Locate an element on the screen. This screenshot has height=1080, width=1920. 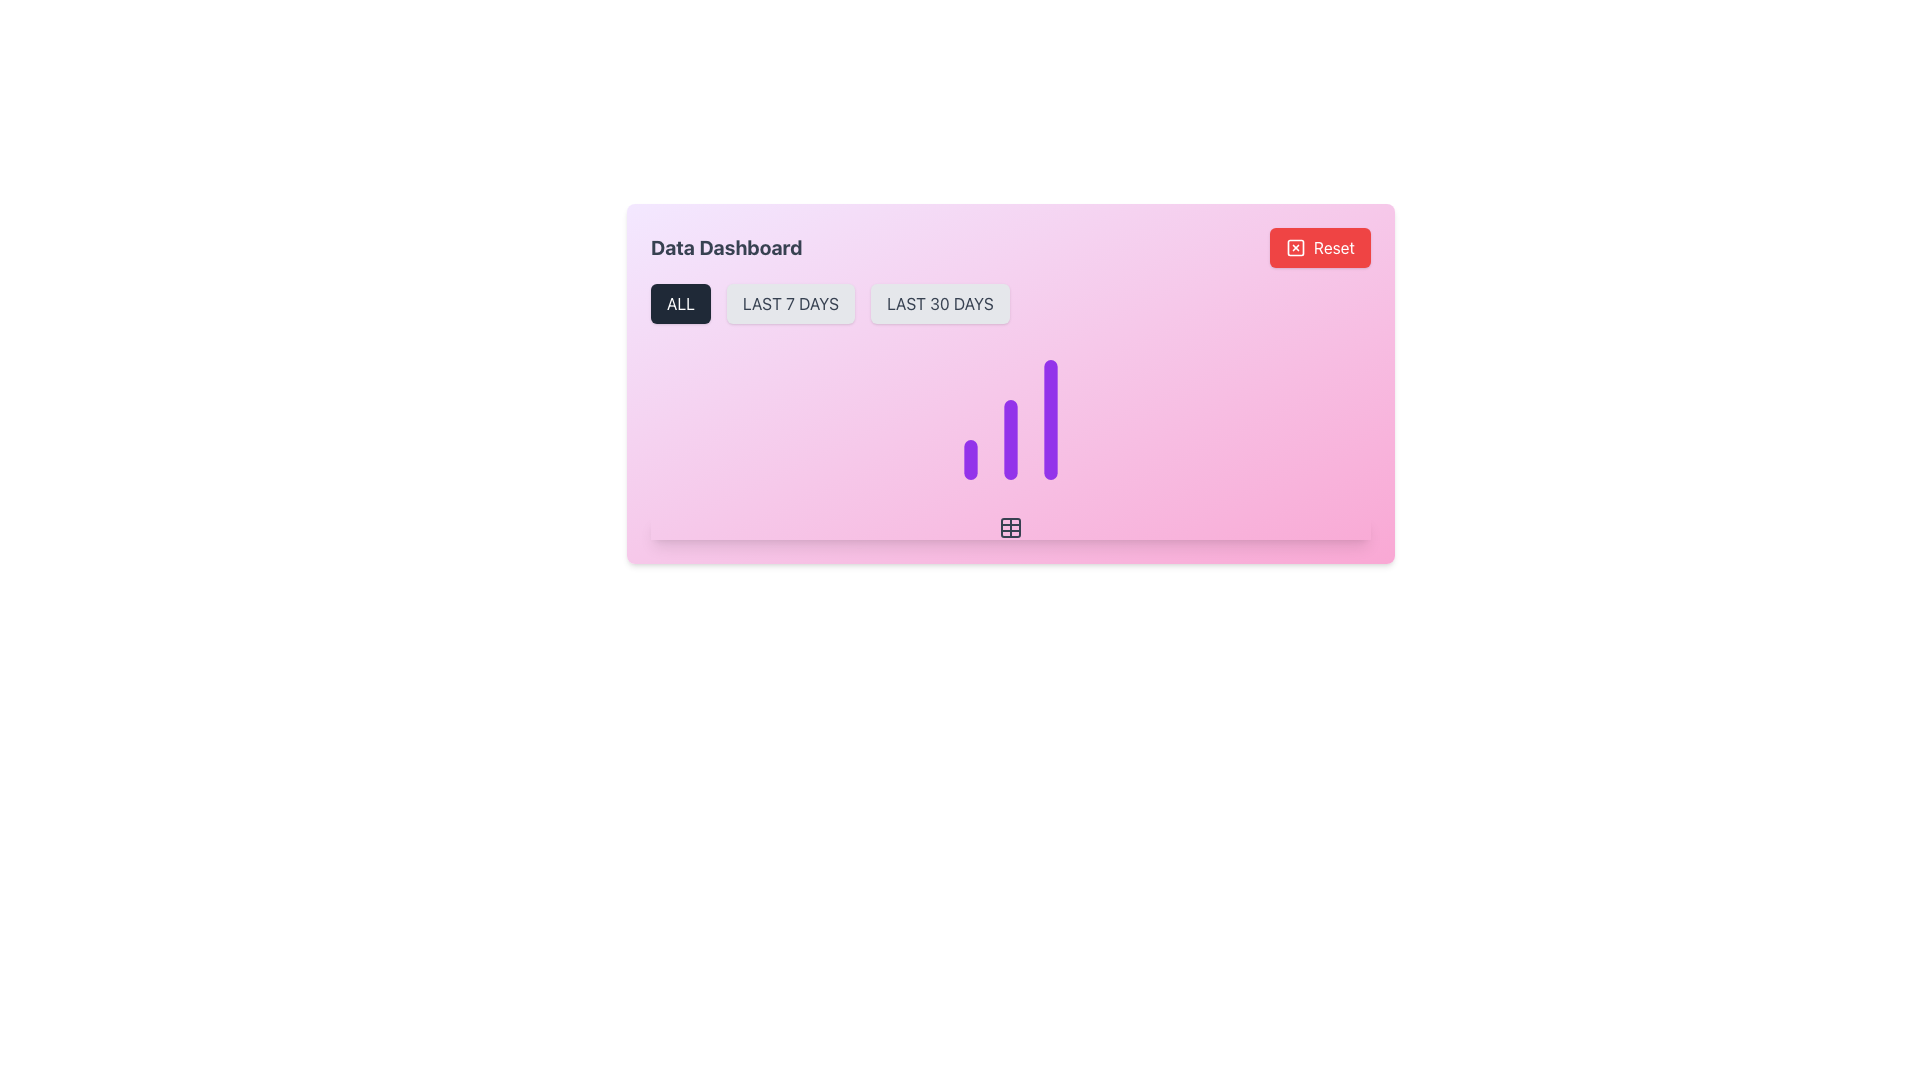
the Bar Chart element, which is a column bar chart located in the middle section of the interface, below the filter buttons labeled 'ALL', 'LAST 7 DAYS', and 'LAST 30 DAYS' is located at coordinates (1011, 419).